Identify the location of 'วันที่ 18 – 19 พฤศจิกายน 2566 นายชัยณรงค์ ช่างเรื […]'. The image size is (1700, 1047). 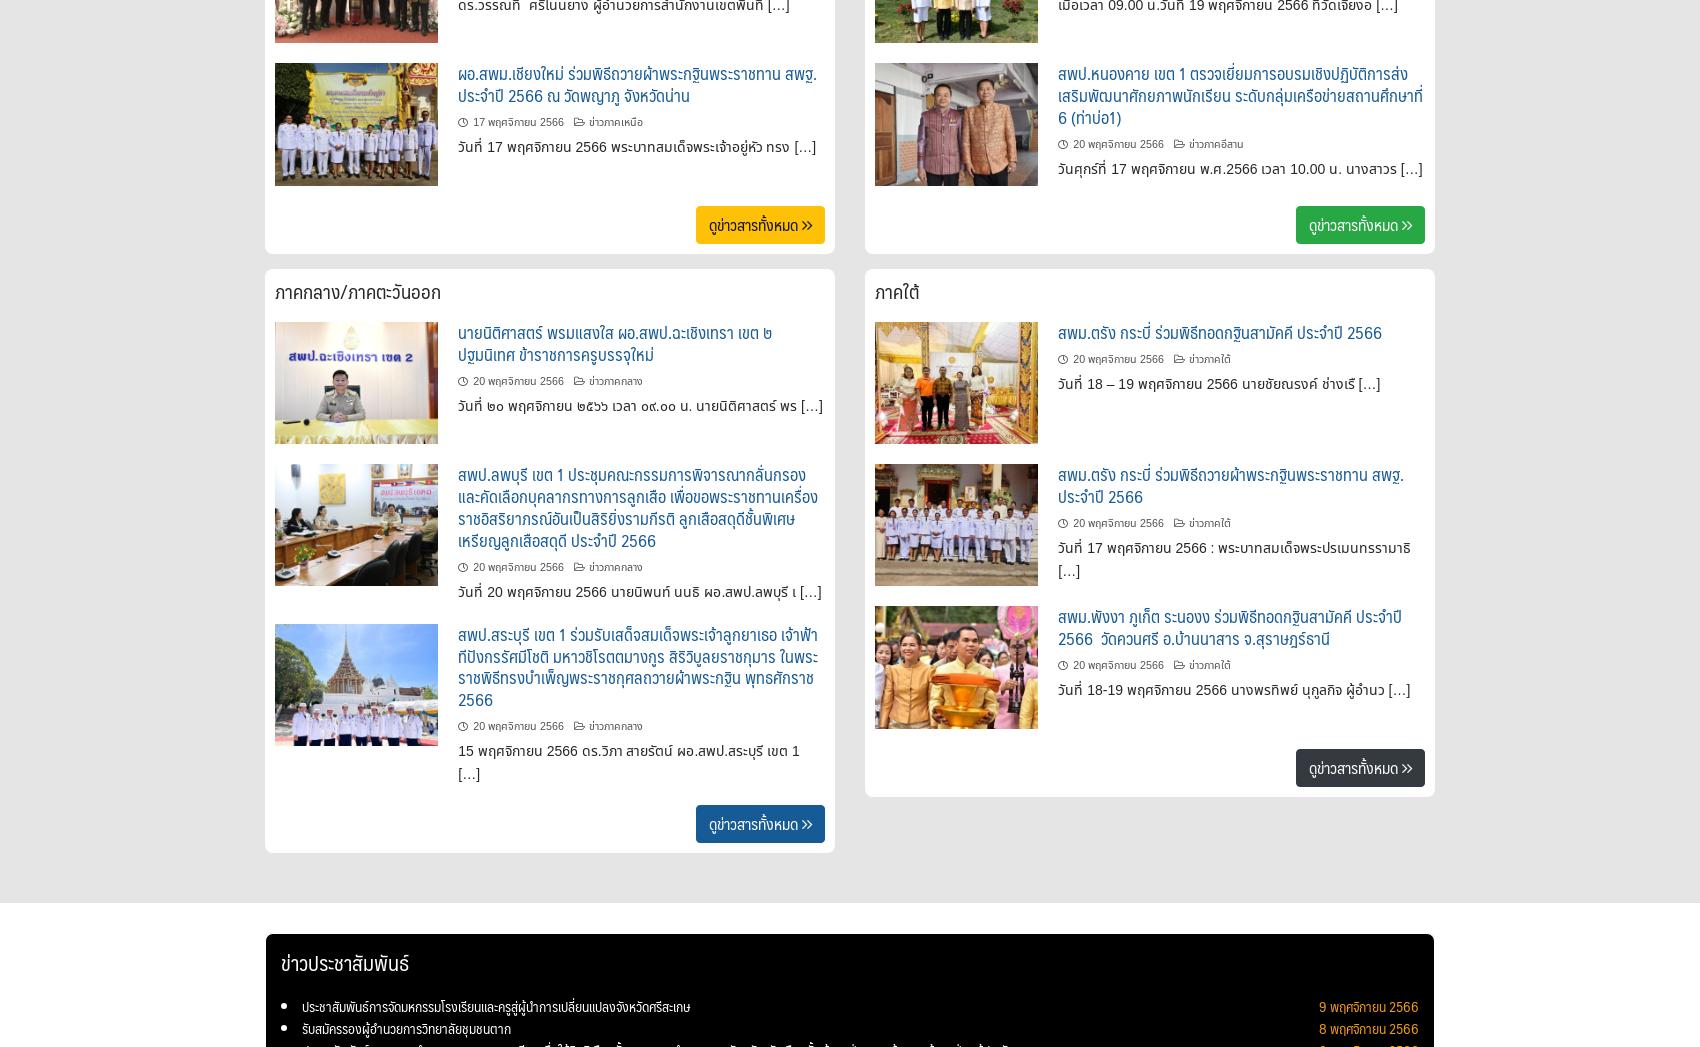
(1218, 381).